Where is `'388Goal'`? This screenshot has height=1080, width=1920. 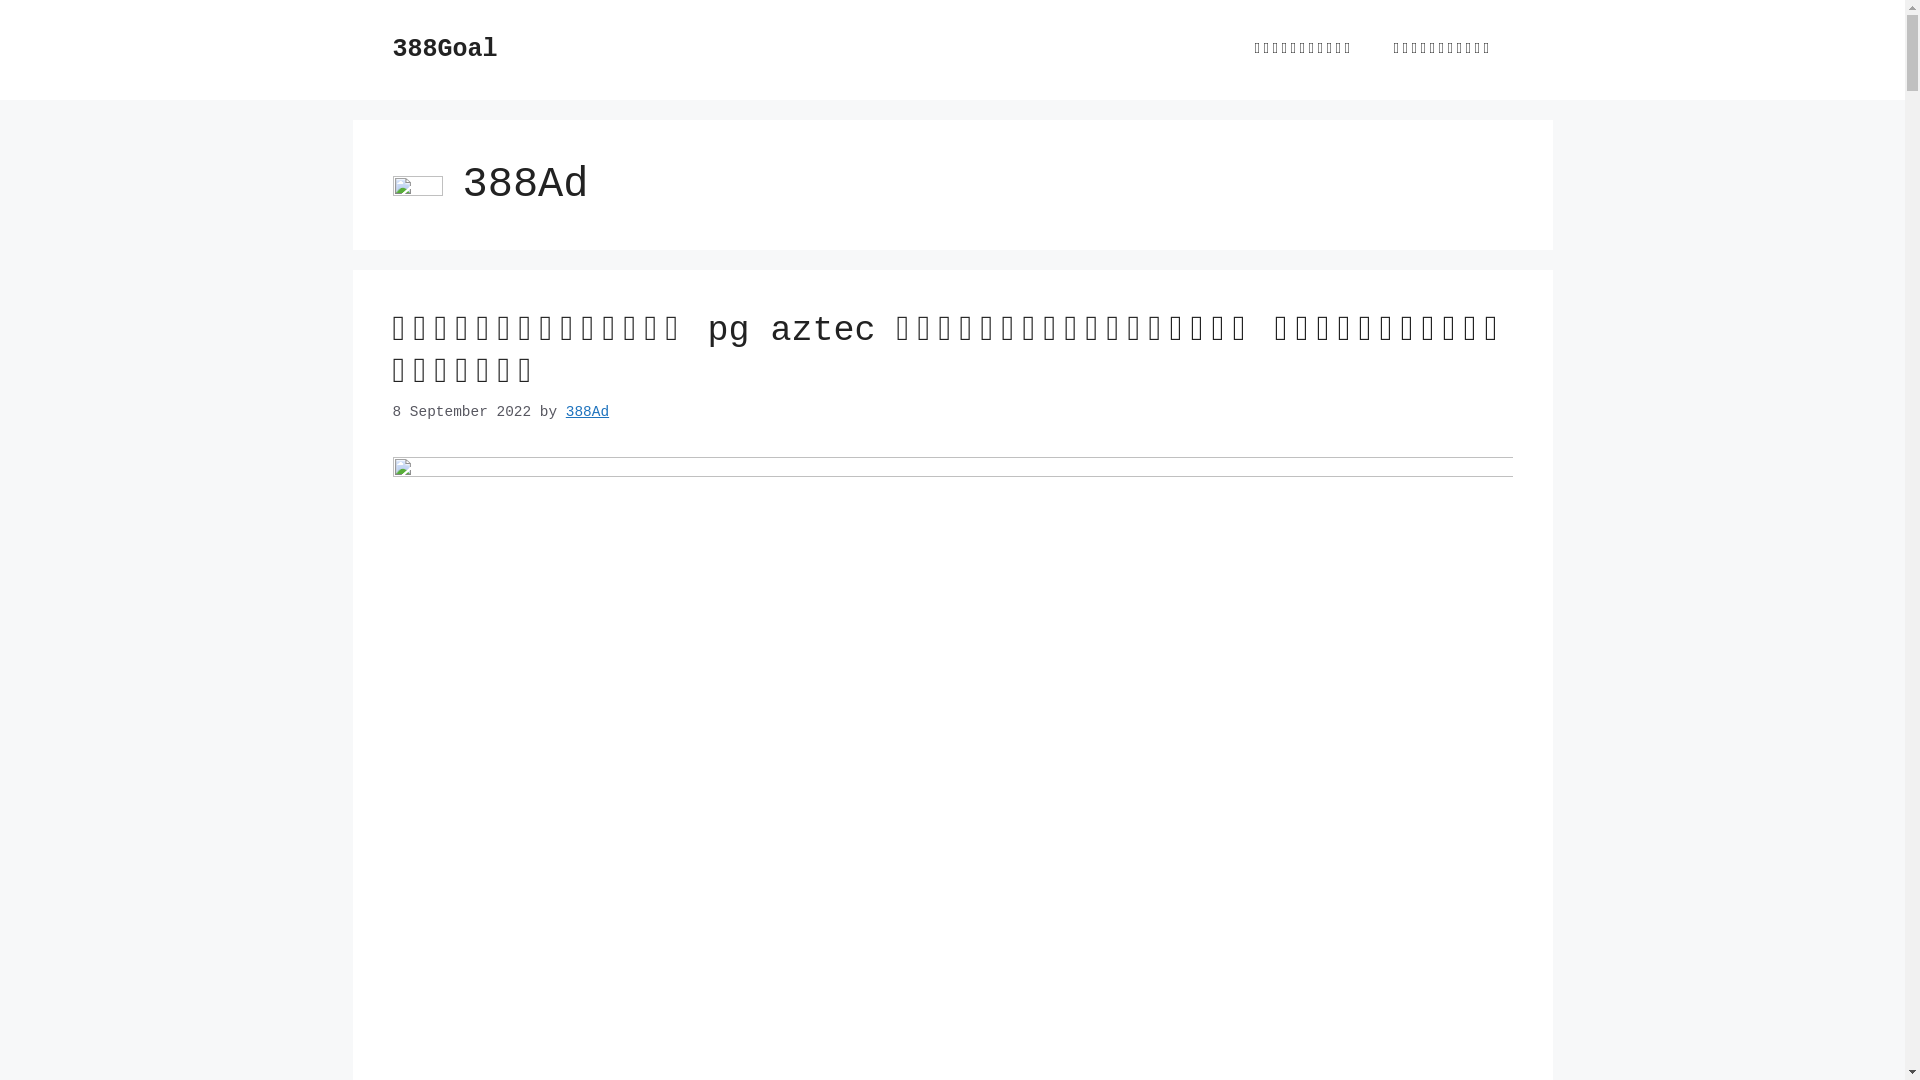
'388Goal' is located at coordinates (443, 48).